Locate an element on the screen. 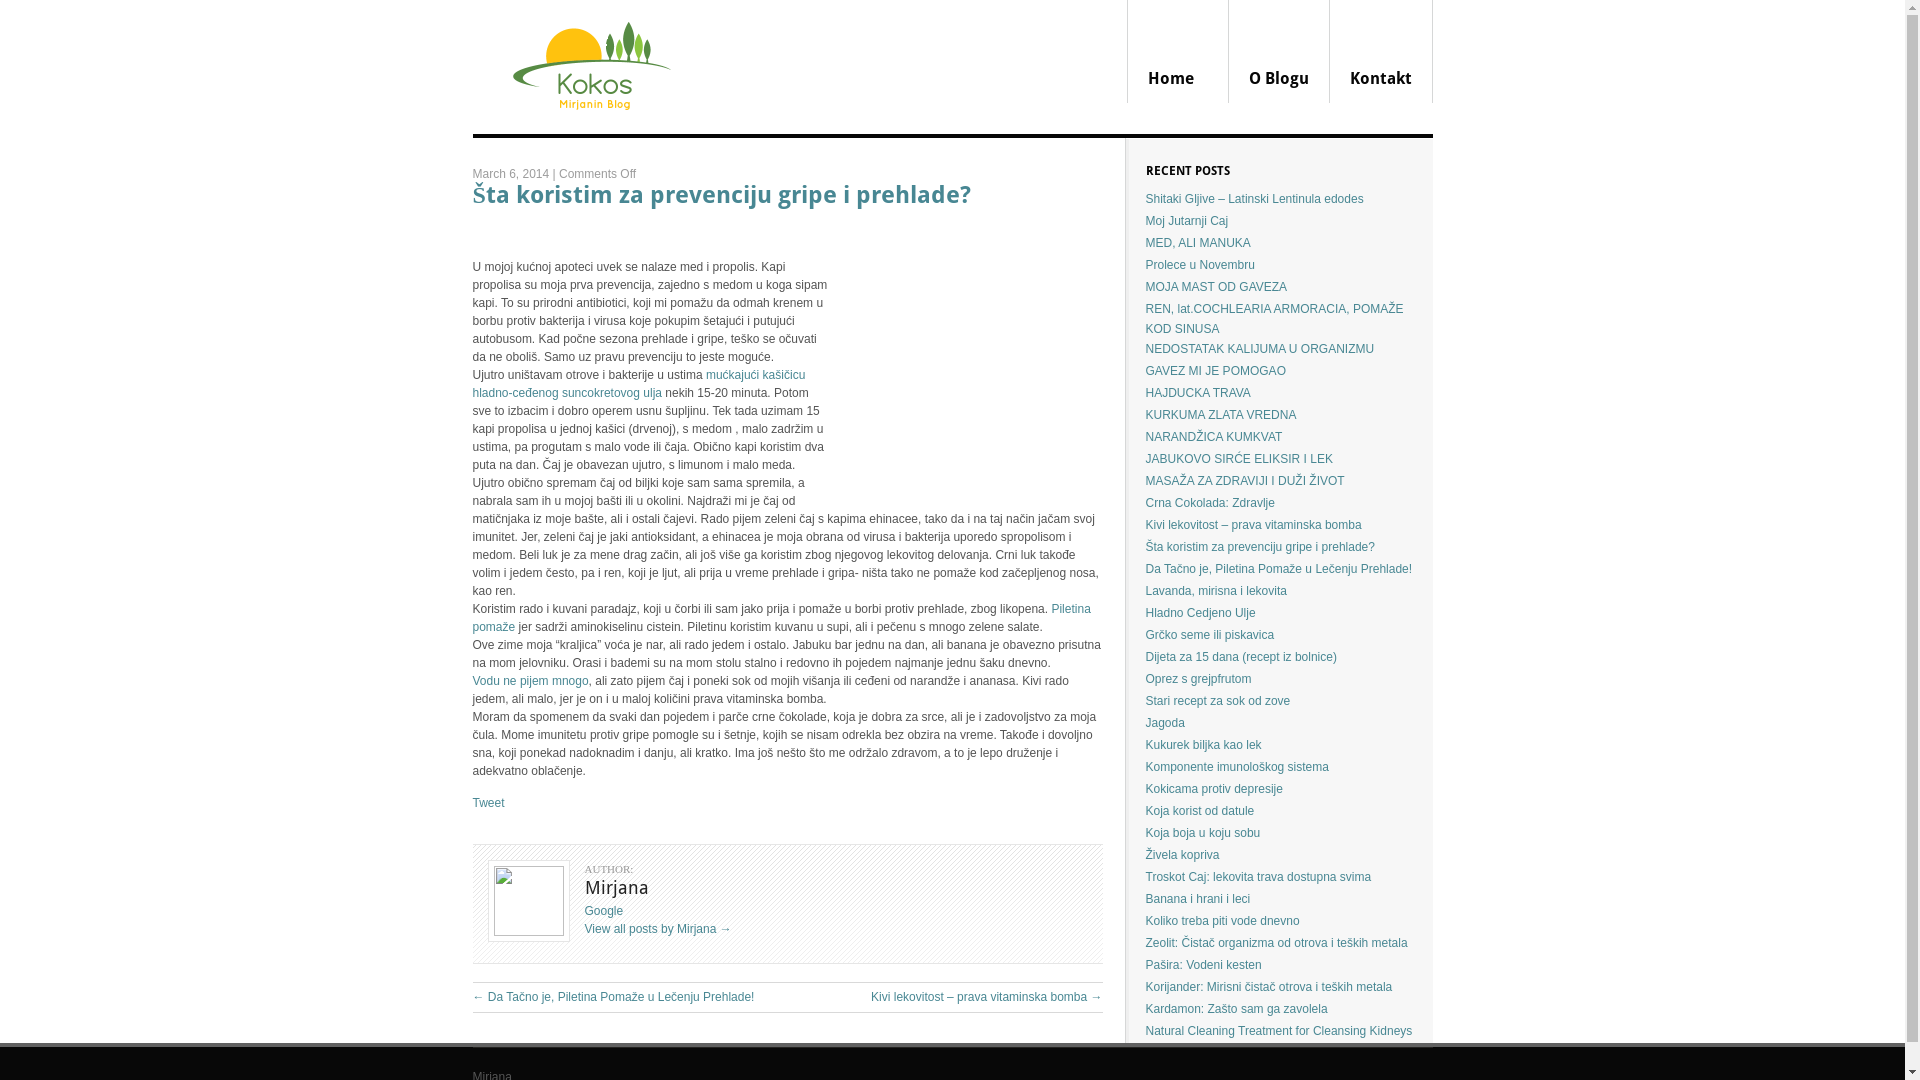 This screenshot has height=1080, width=1920. 'Jagoda' is located at coordinates (1165, 722).